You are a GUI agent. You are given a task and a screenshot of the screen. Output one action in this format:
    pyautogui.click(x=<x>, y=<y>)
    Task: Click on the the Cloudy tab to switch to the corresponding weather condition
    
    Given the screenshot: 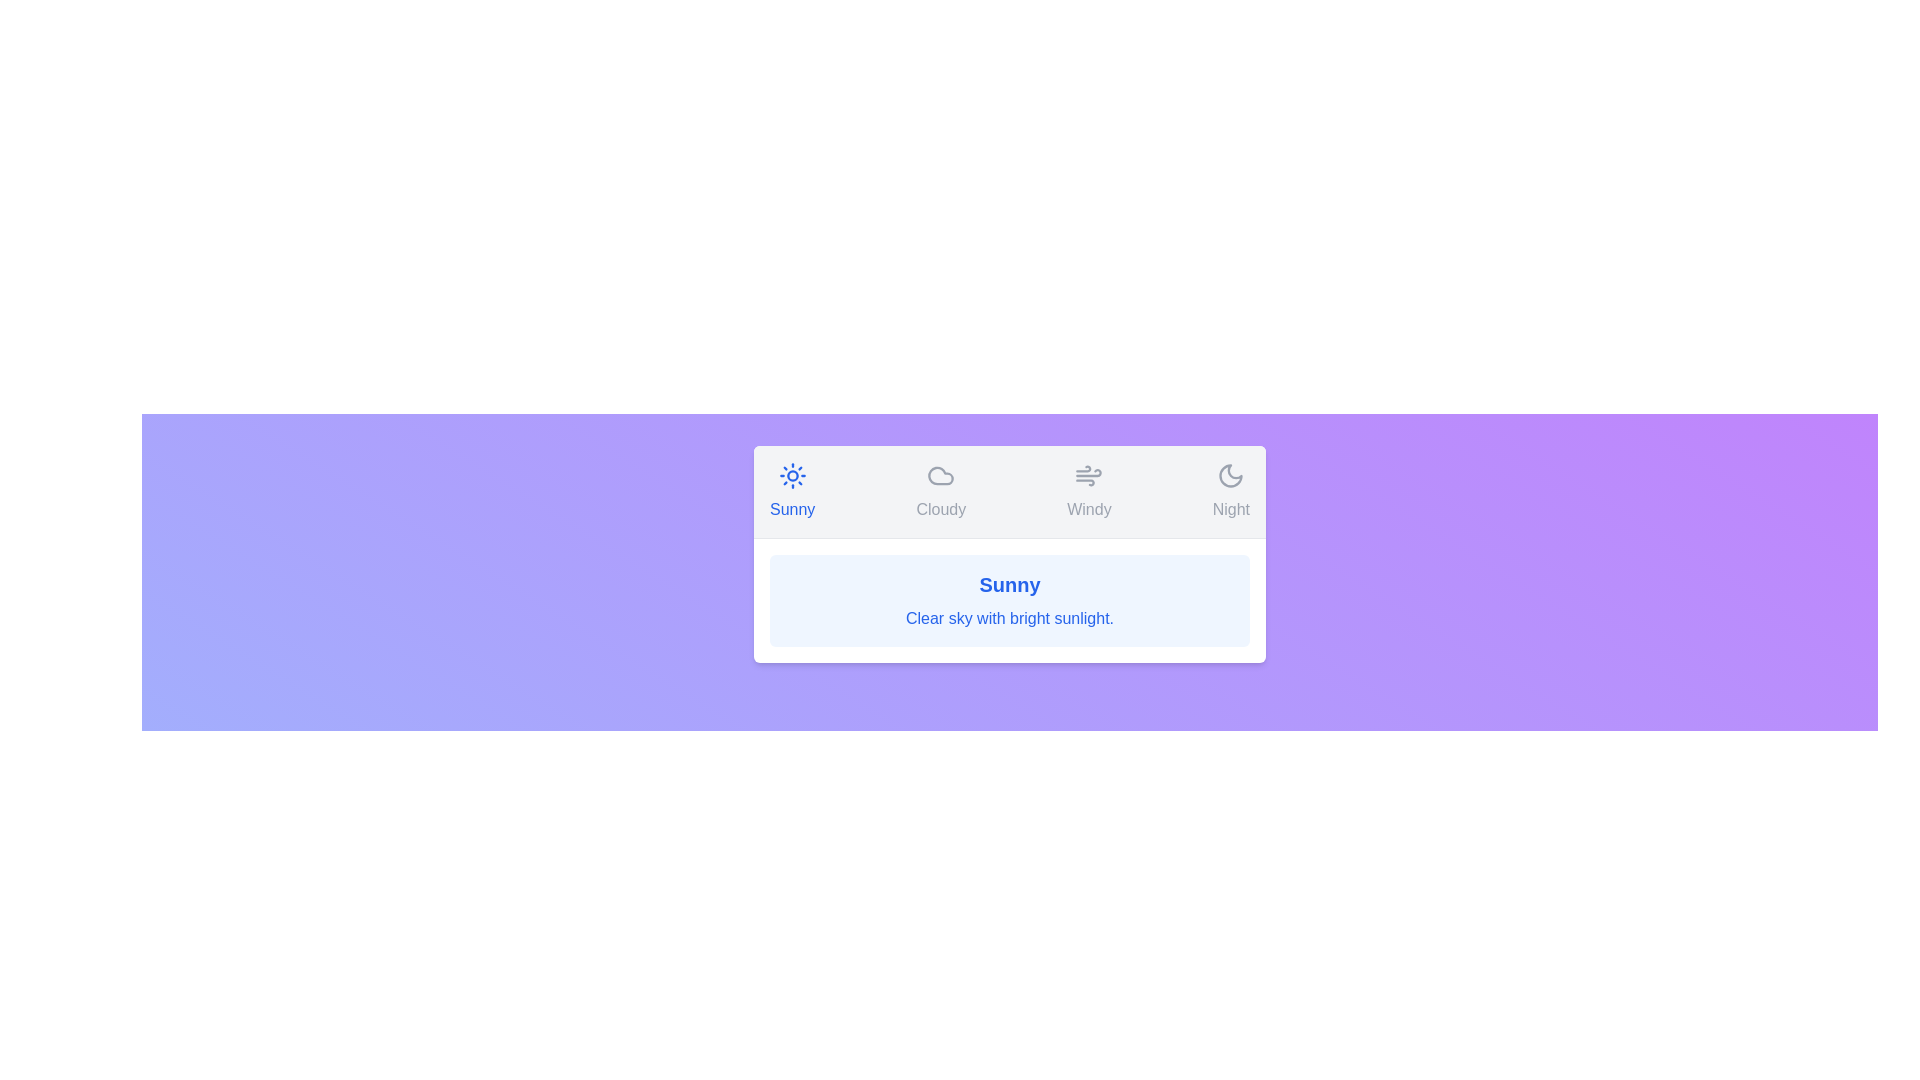 What is the action you would take?
    pyautogui.click(x=940, y=492)
    